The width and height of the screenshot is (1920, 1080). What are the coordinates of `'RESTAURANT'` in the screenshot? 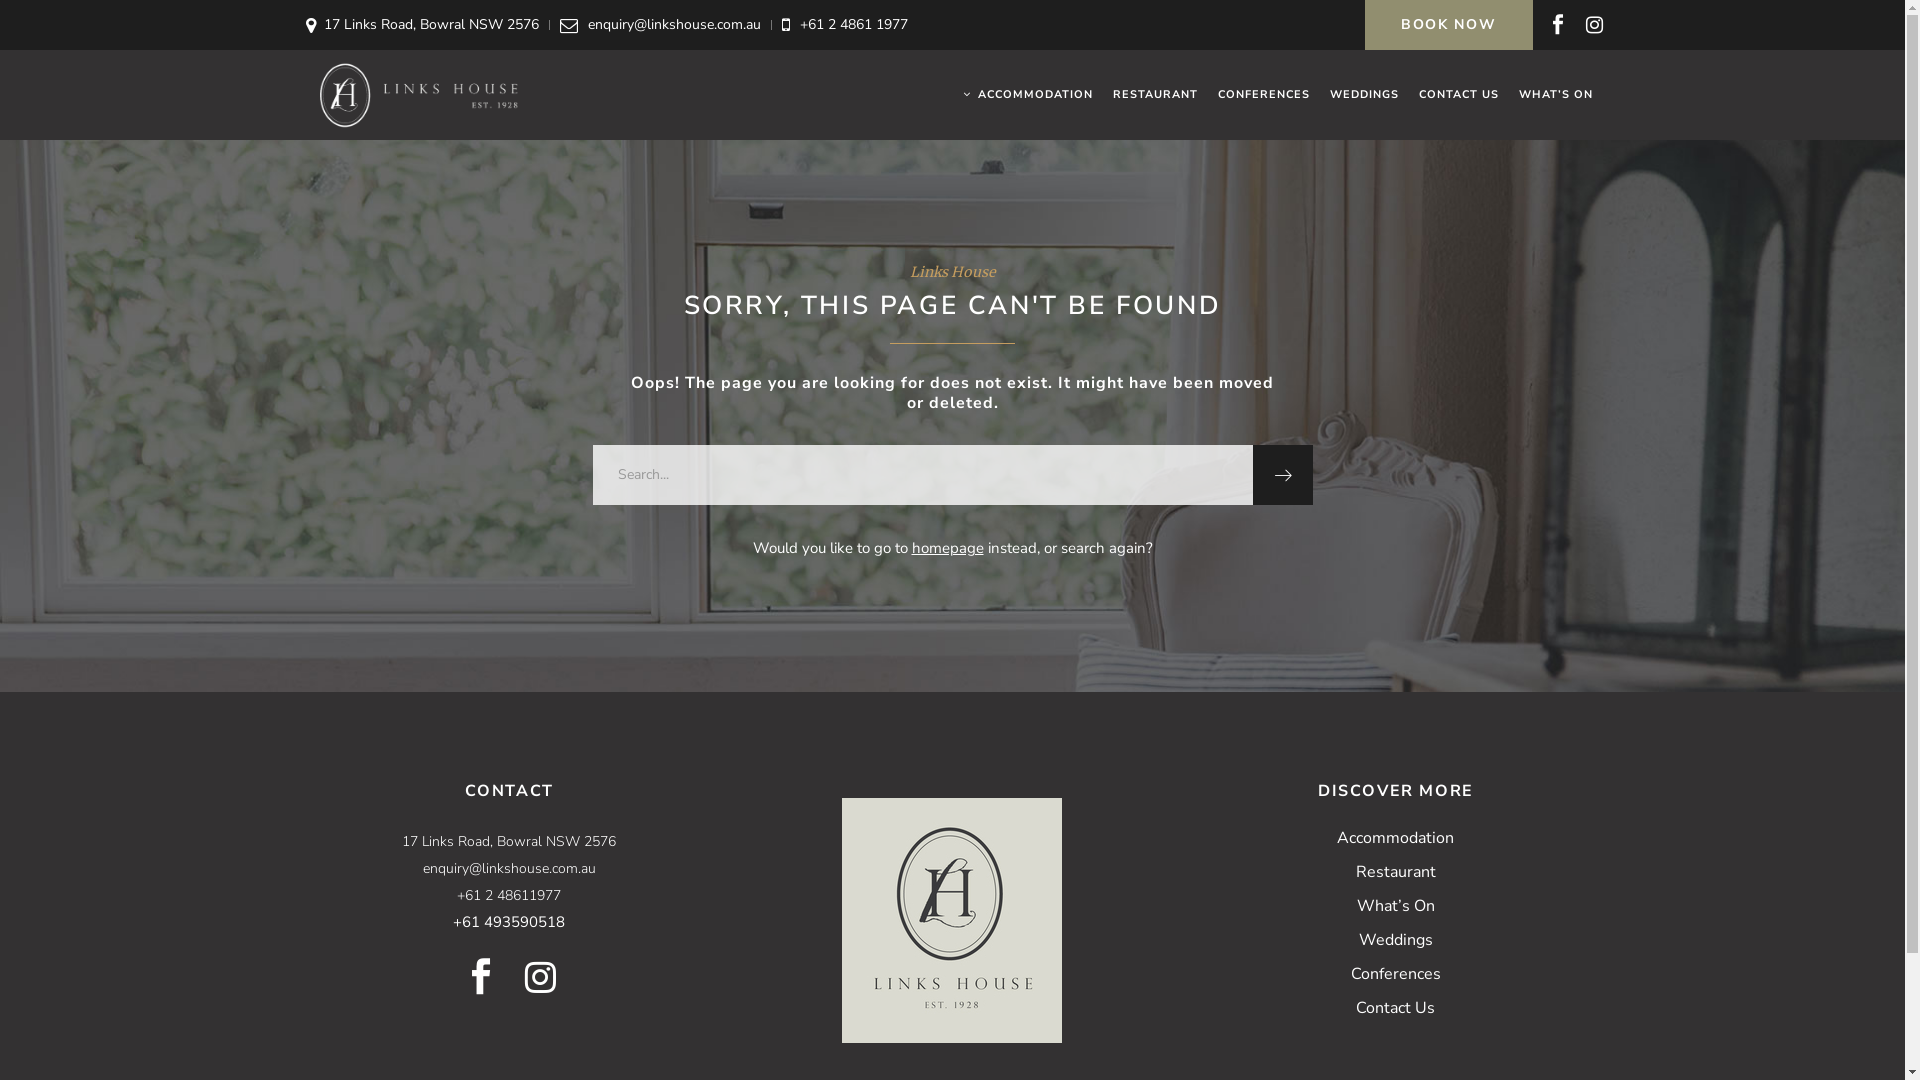 It's located at (1154, 95).